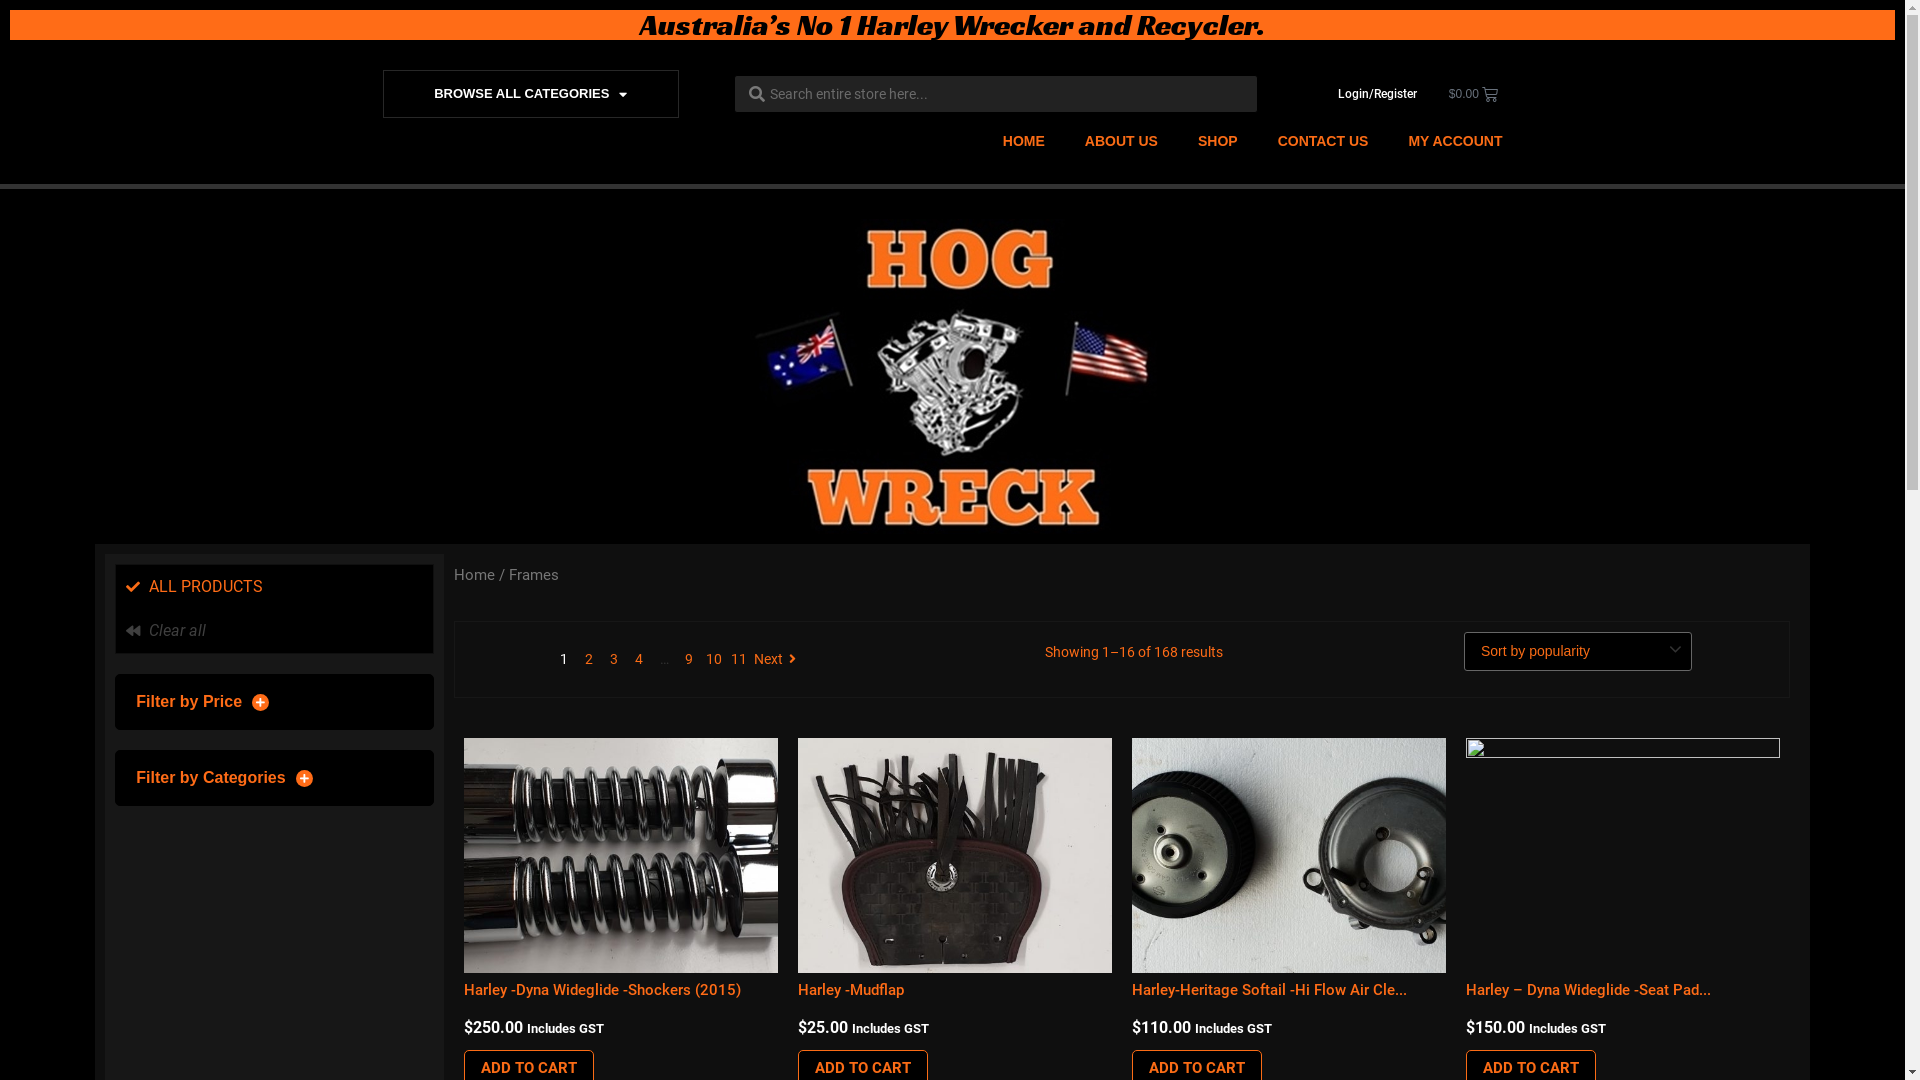 The width and height of the screenshot is (1920, 1080). What do you see at coordinates (1023, 140) in the screenshot?
I see `'HOME'` at bounding box center [1023, 140].